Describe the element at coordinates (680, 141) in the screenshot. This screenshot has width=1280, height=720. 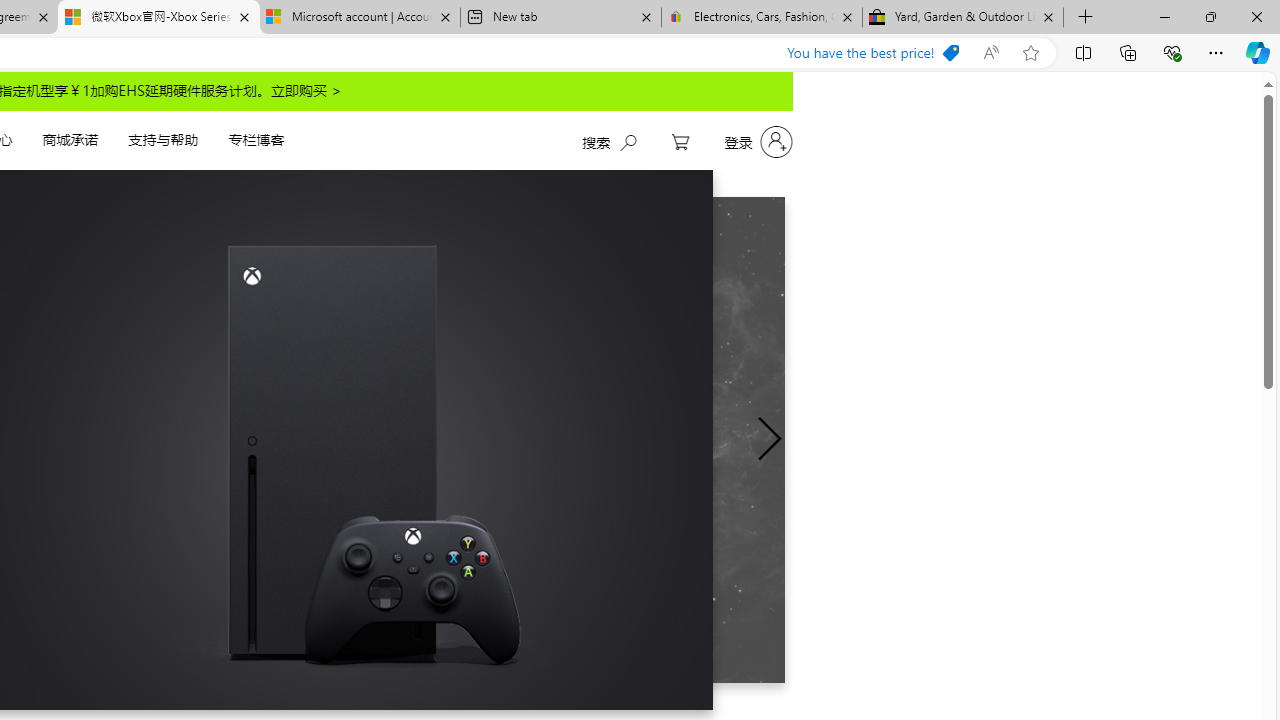
I see `'My Cart'` at that location.